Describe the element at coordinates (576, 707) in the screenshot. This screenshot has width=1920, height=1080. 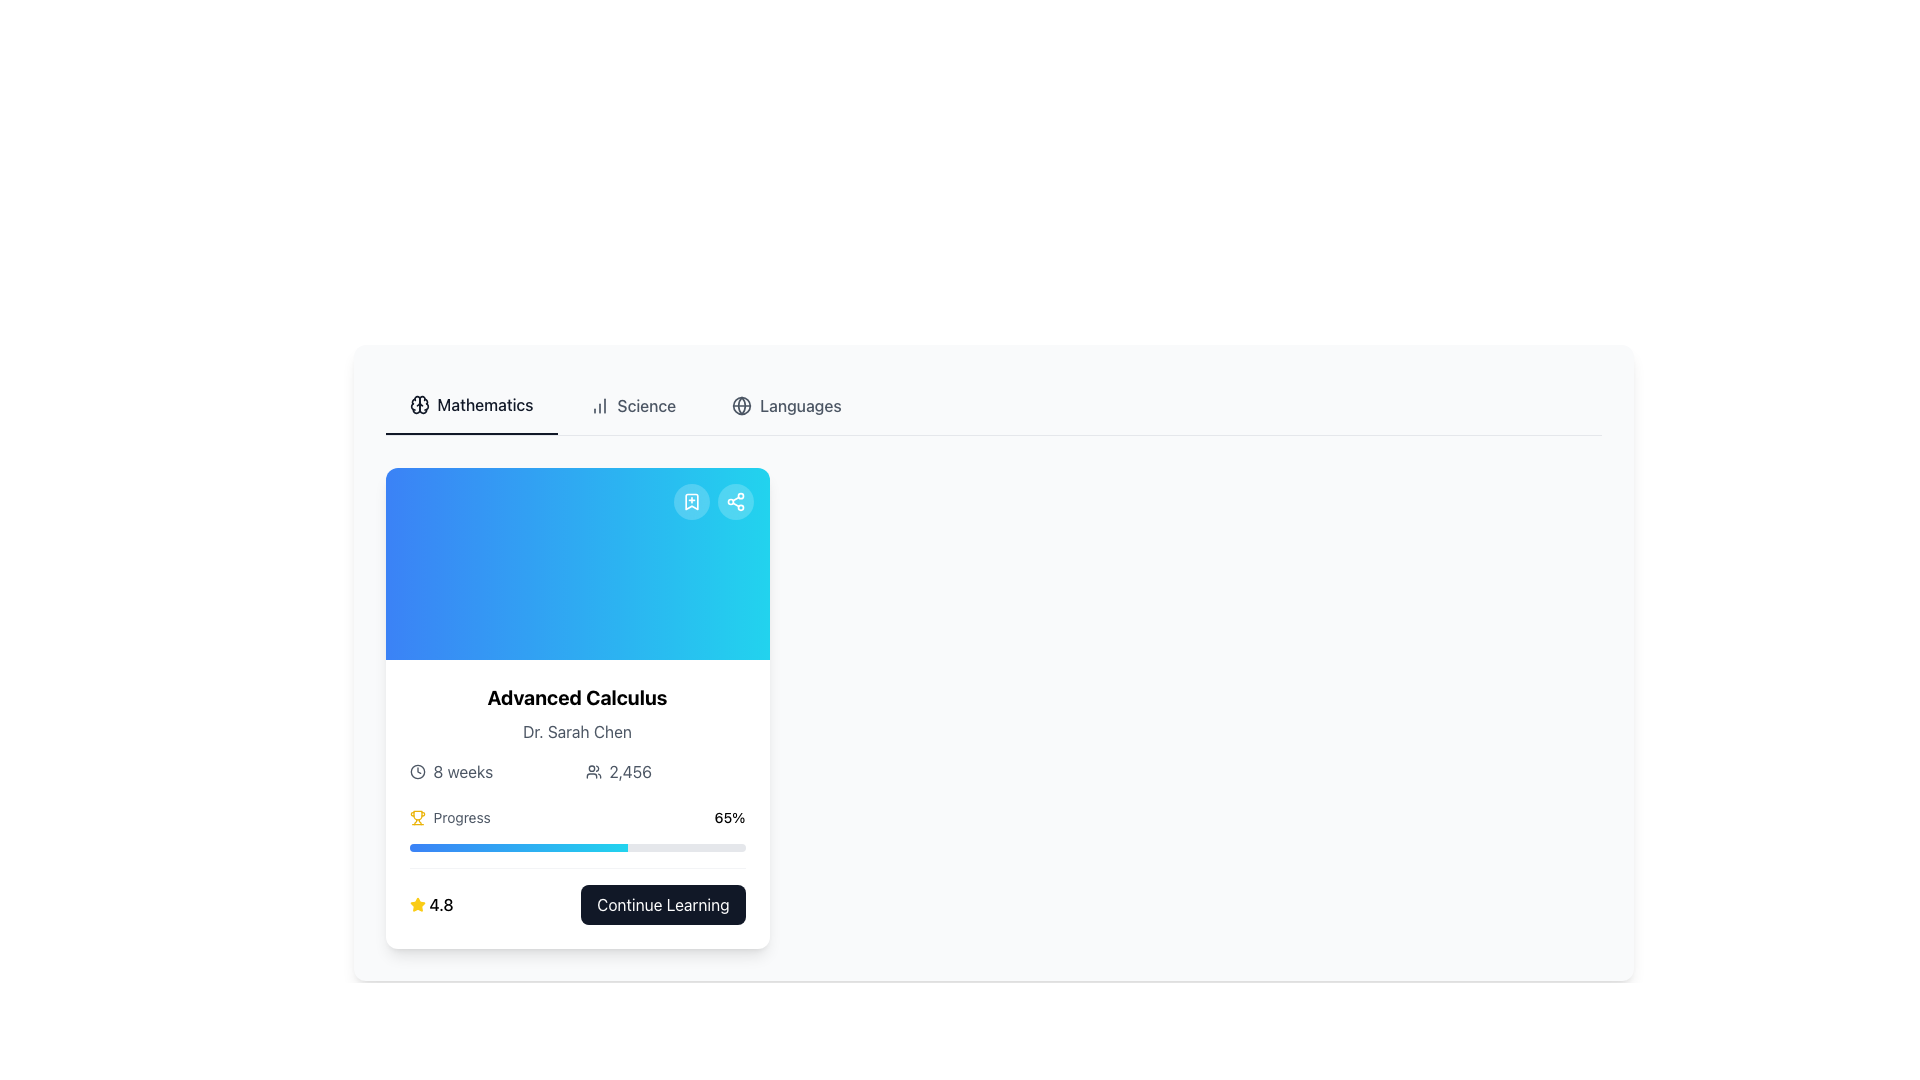
I see `the 'Advanced Calculus' course card` at that location.